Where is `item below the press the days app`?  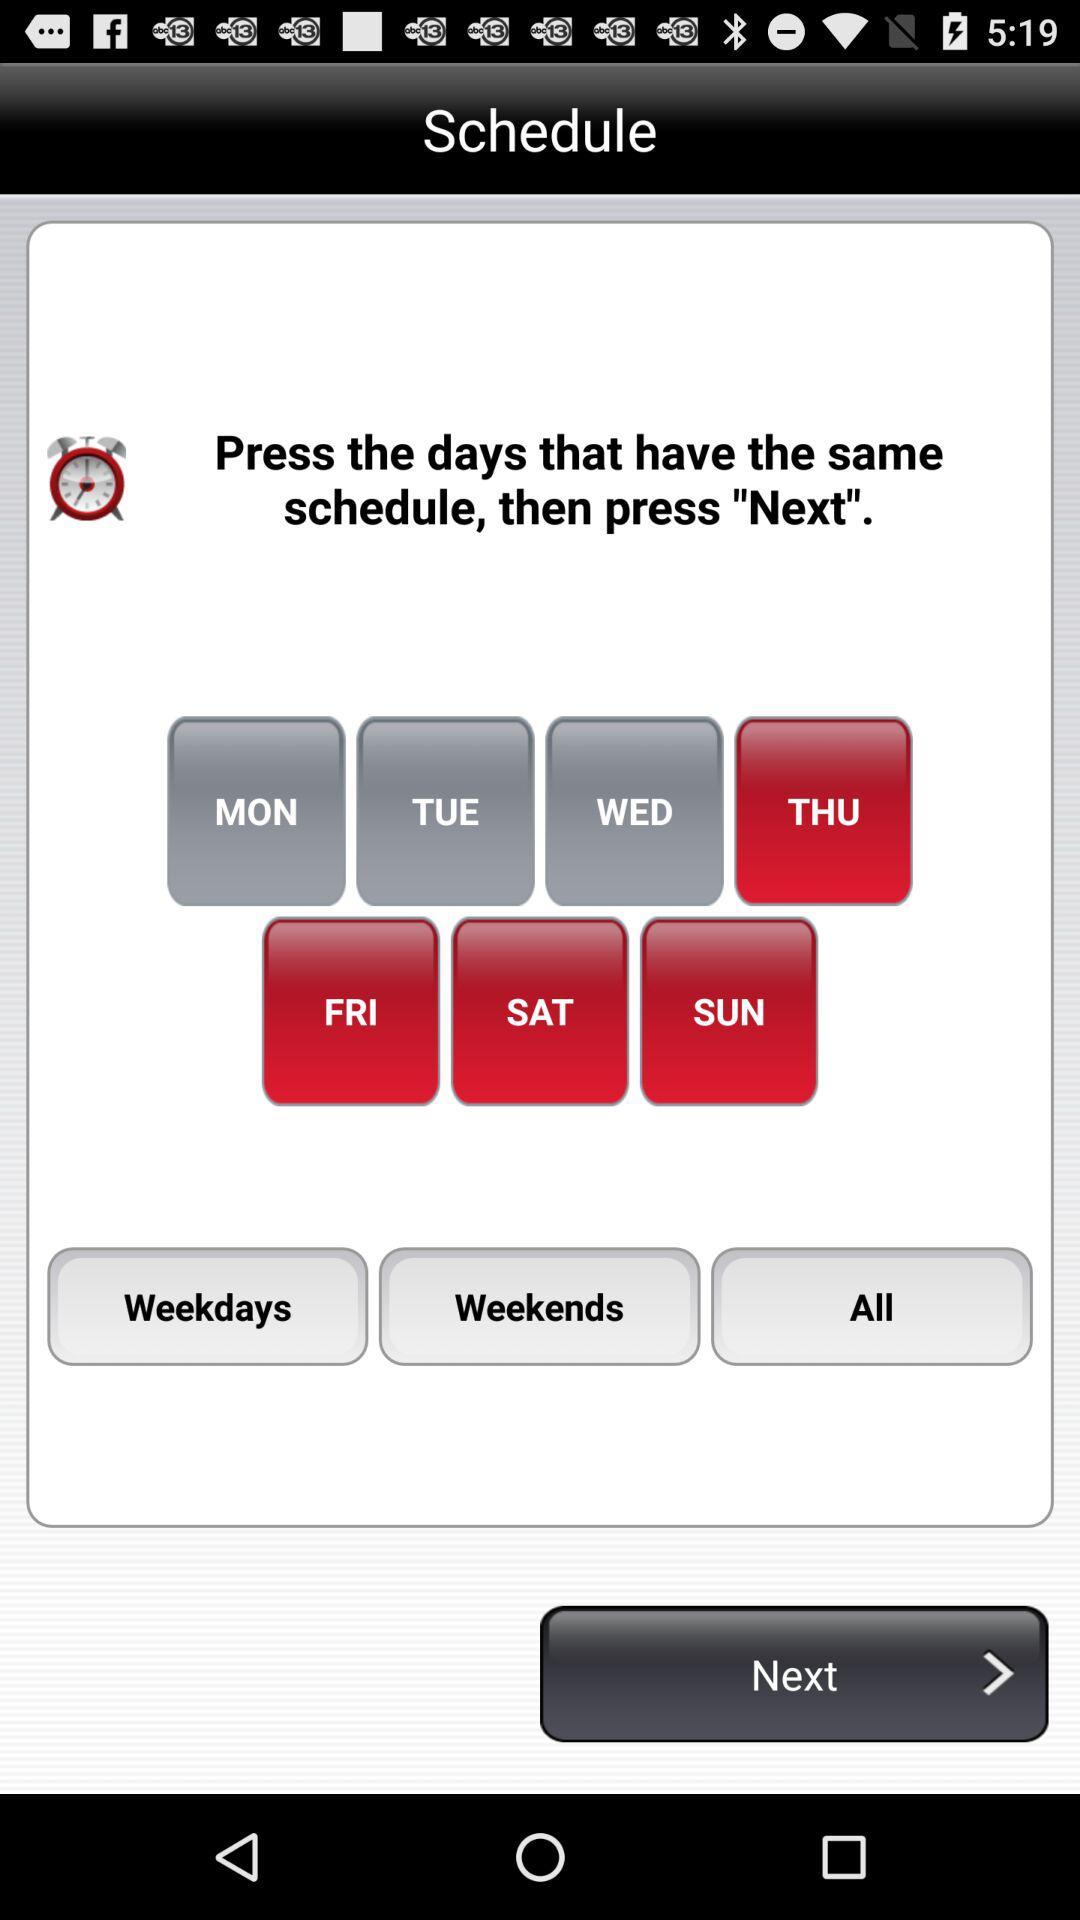
item below the press the days app is located at coordinates (823, 811).